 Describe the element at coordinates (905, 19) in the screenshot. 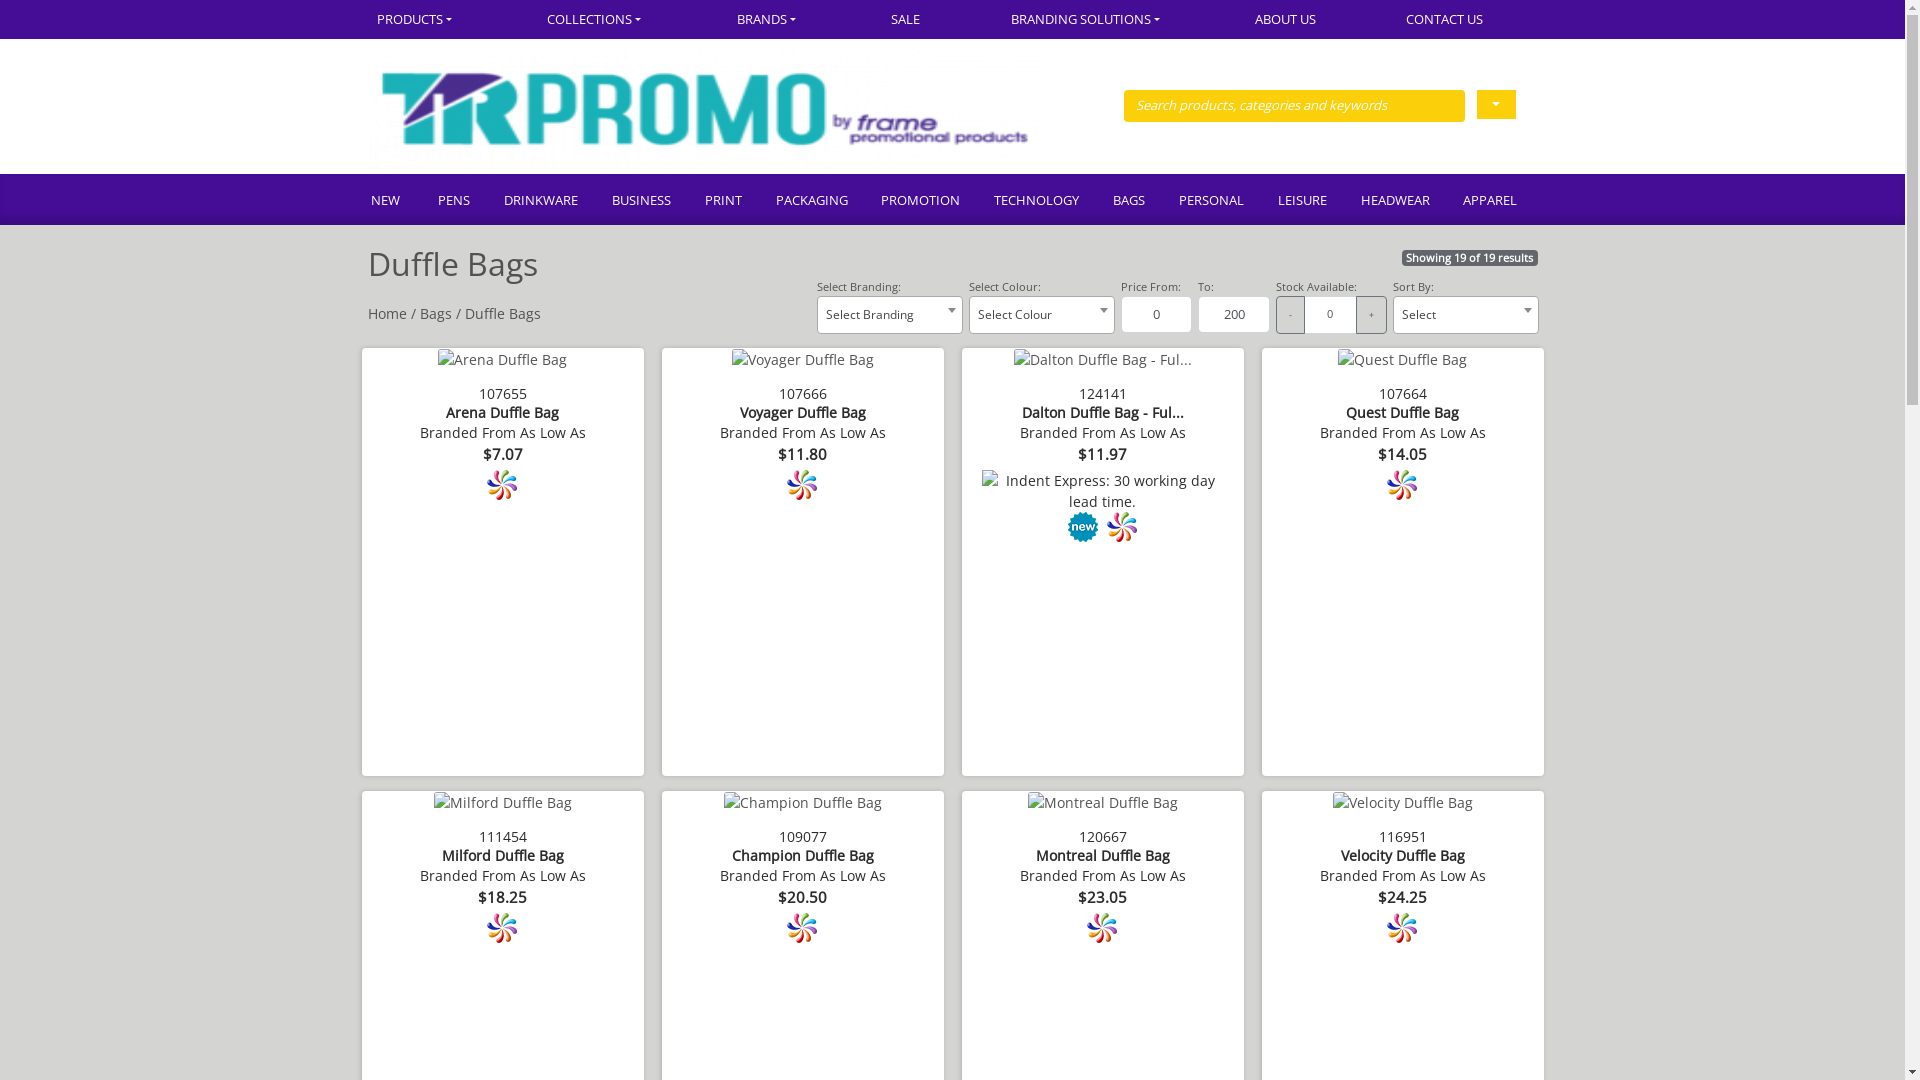

I see `'SALE'` at that location.